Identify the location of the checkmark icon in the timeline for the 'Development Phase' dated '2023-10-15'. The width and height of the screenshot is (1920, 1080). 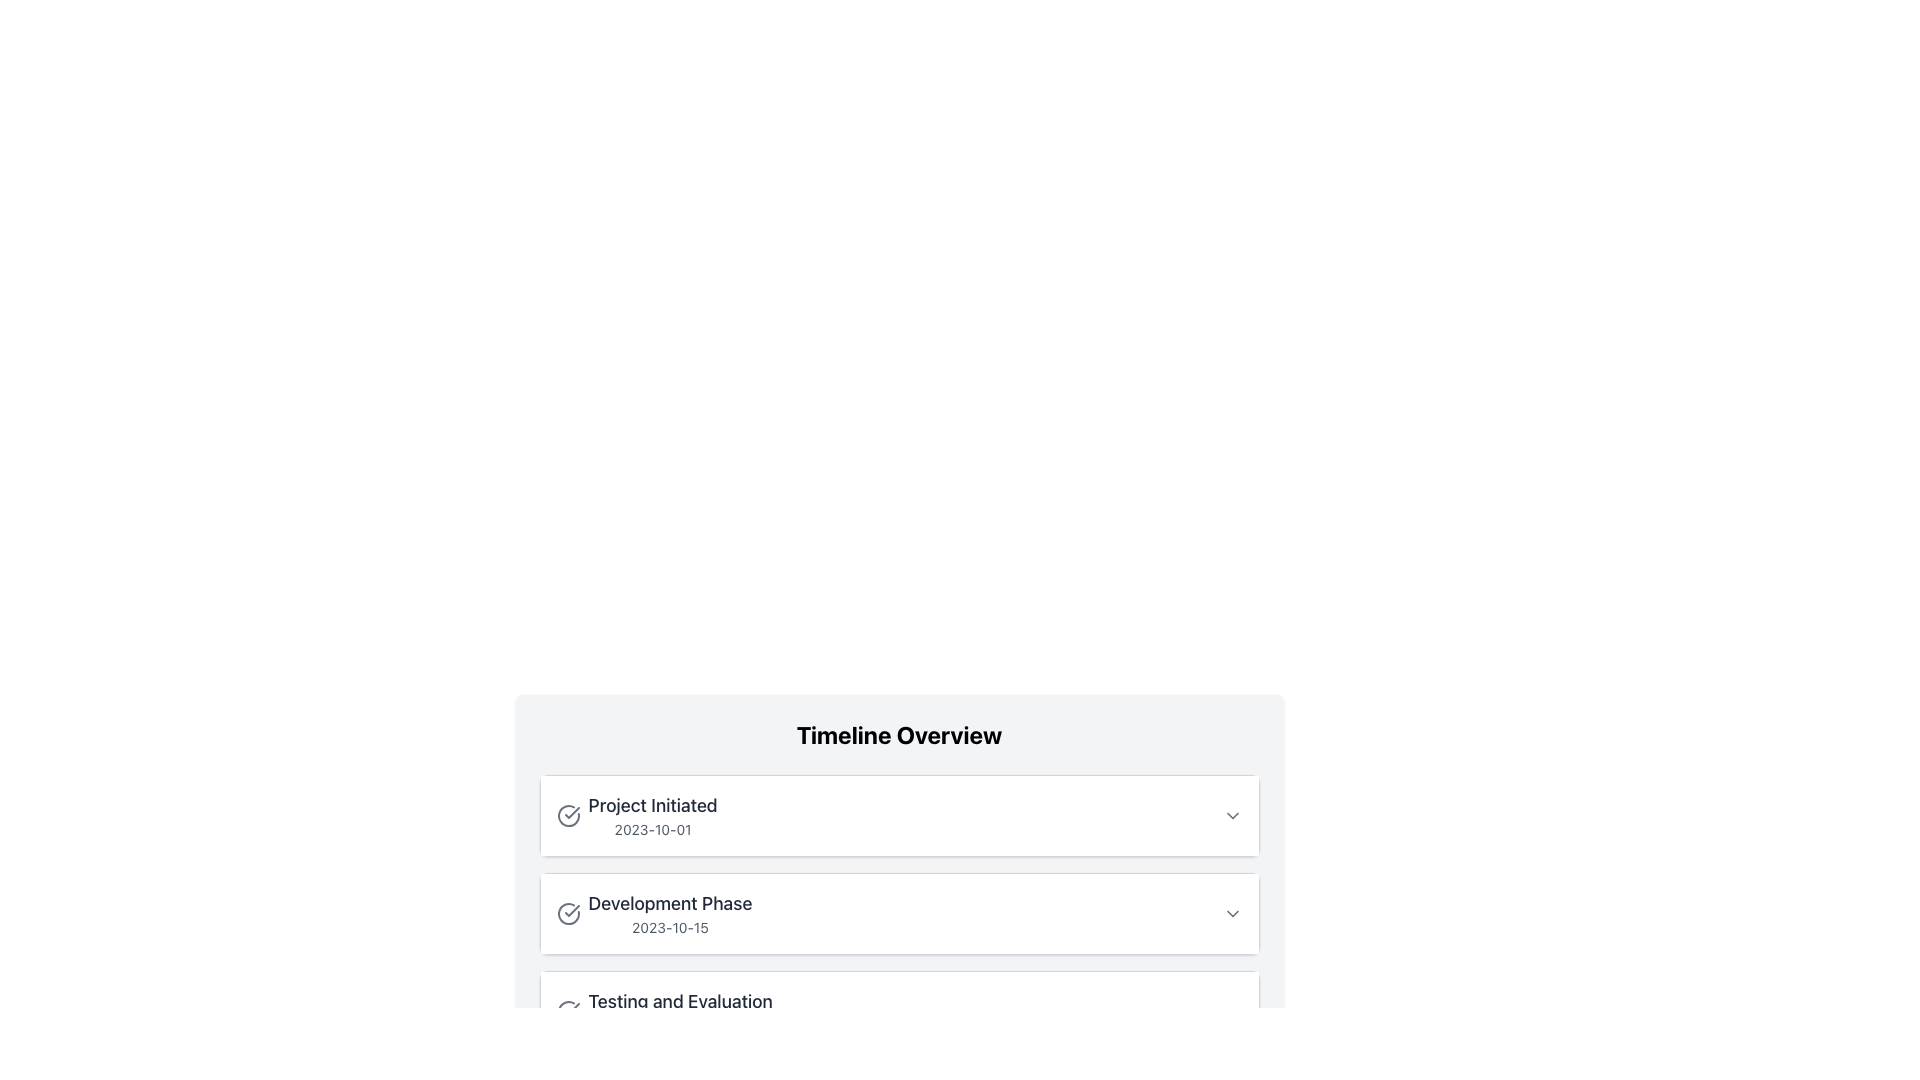
(570, 910).